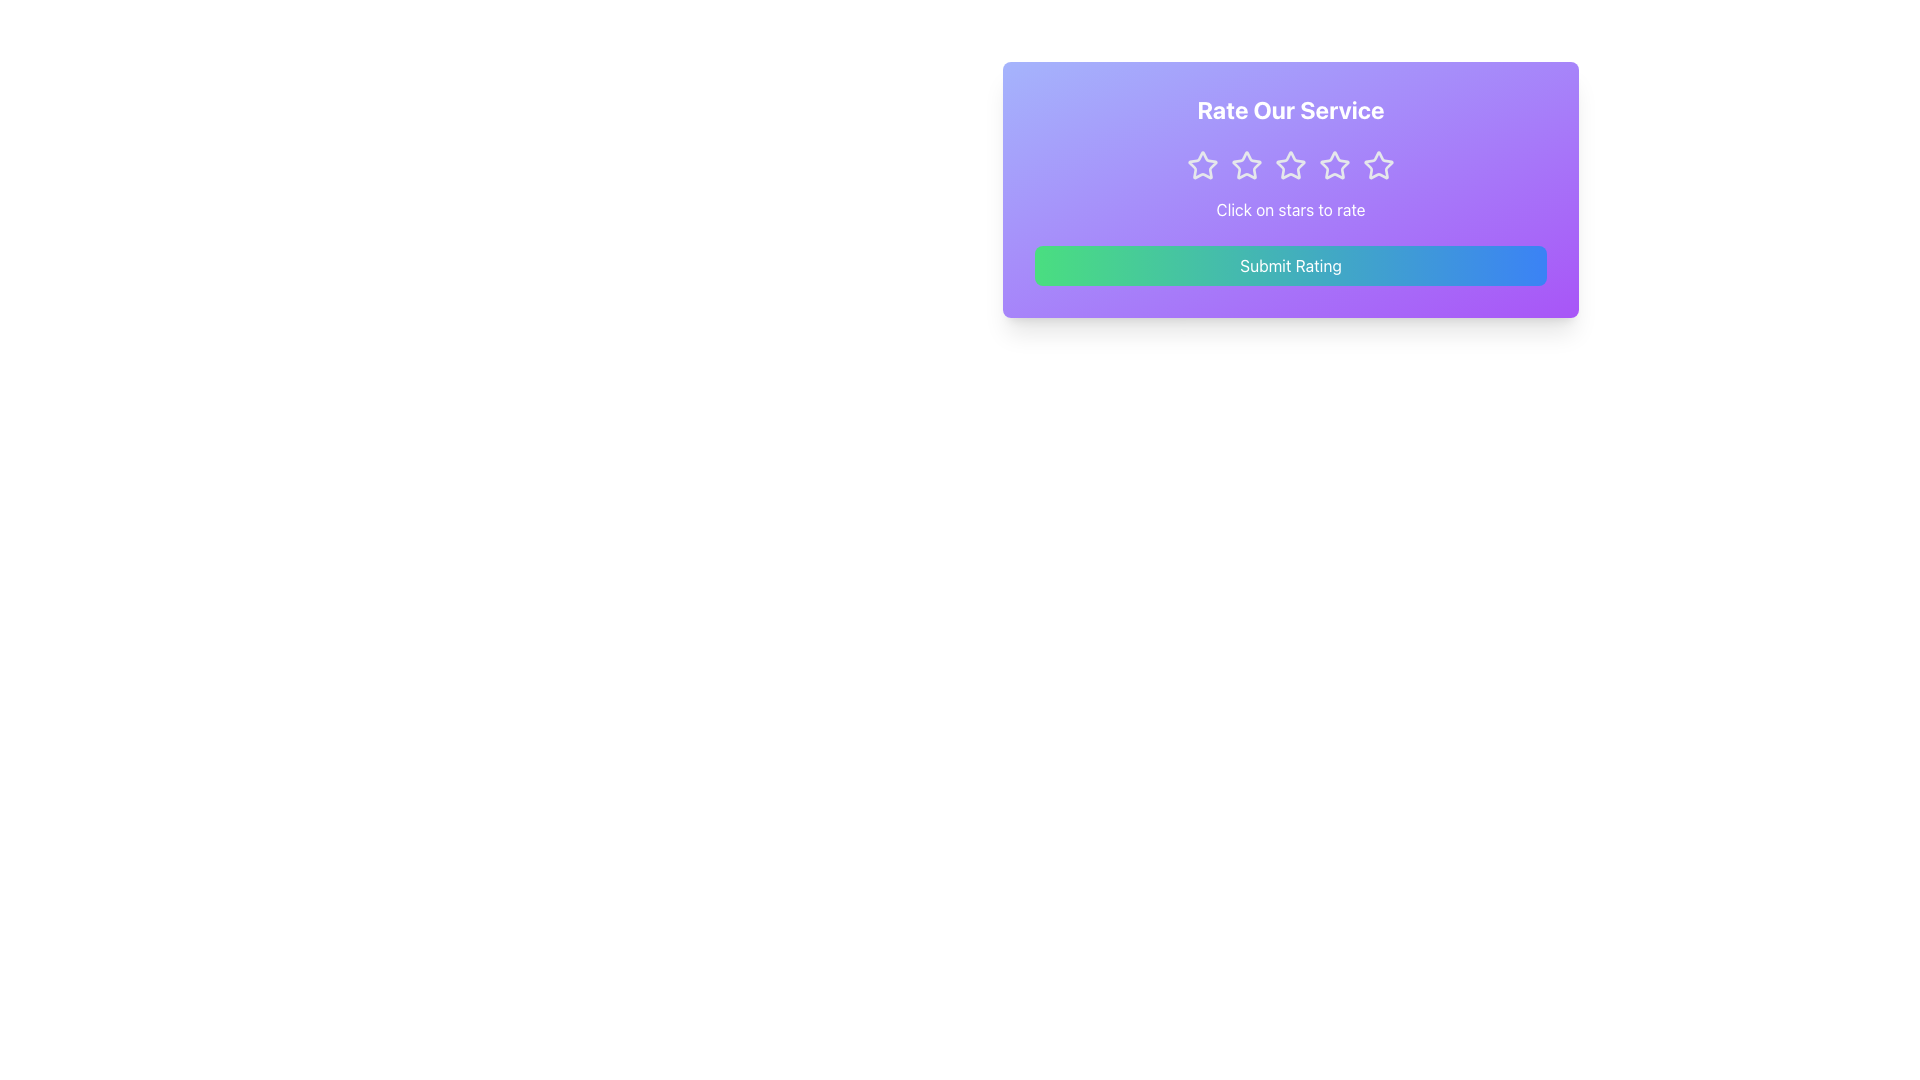 The image size is (1920, 1080). What do you see at coordinates (1291, 265) in the screenshot?
I see `the 'Submit Rating' button located at the bottom of the rating card` at bounding box center [1291, 265].